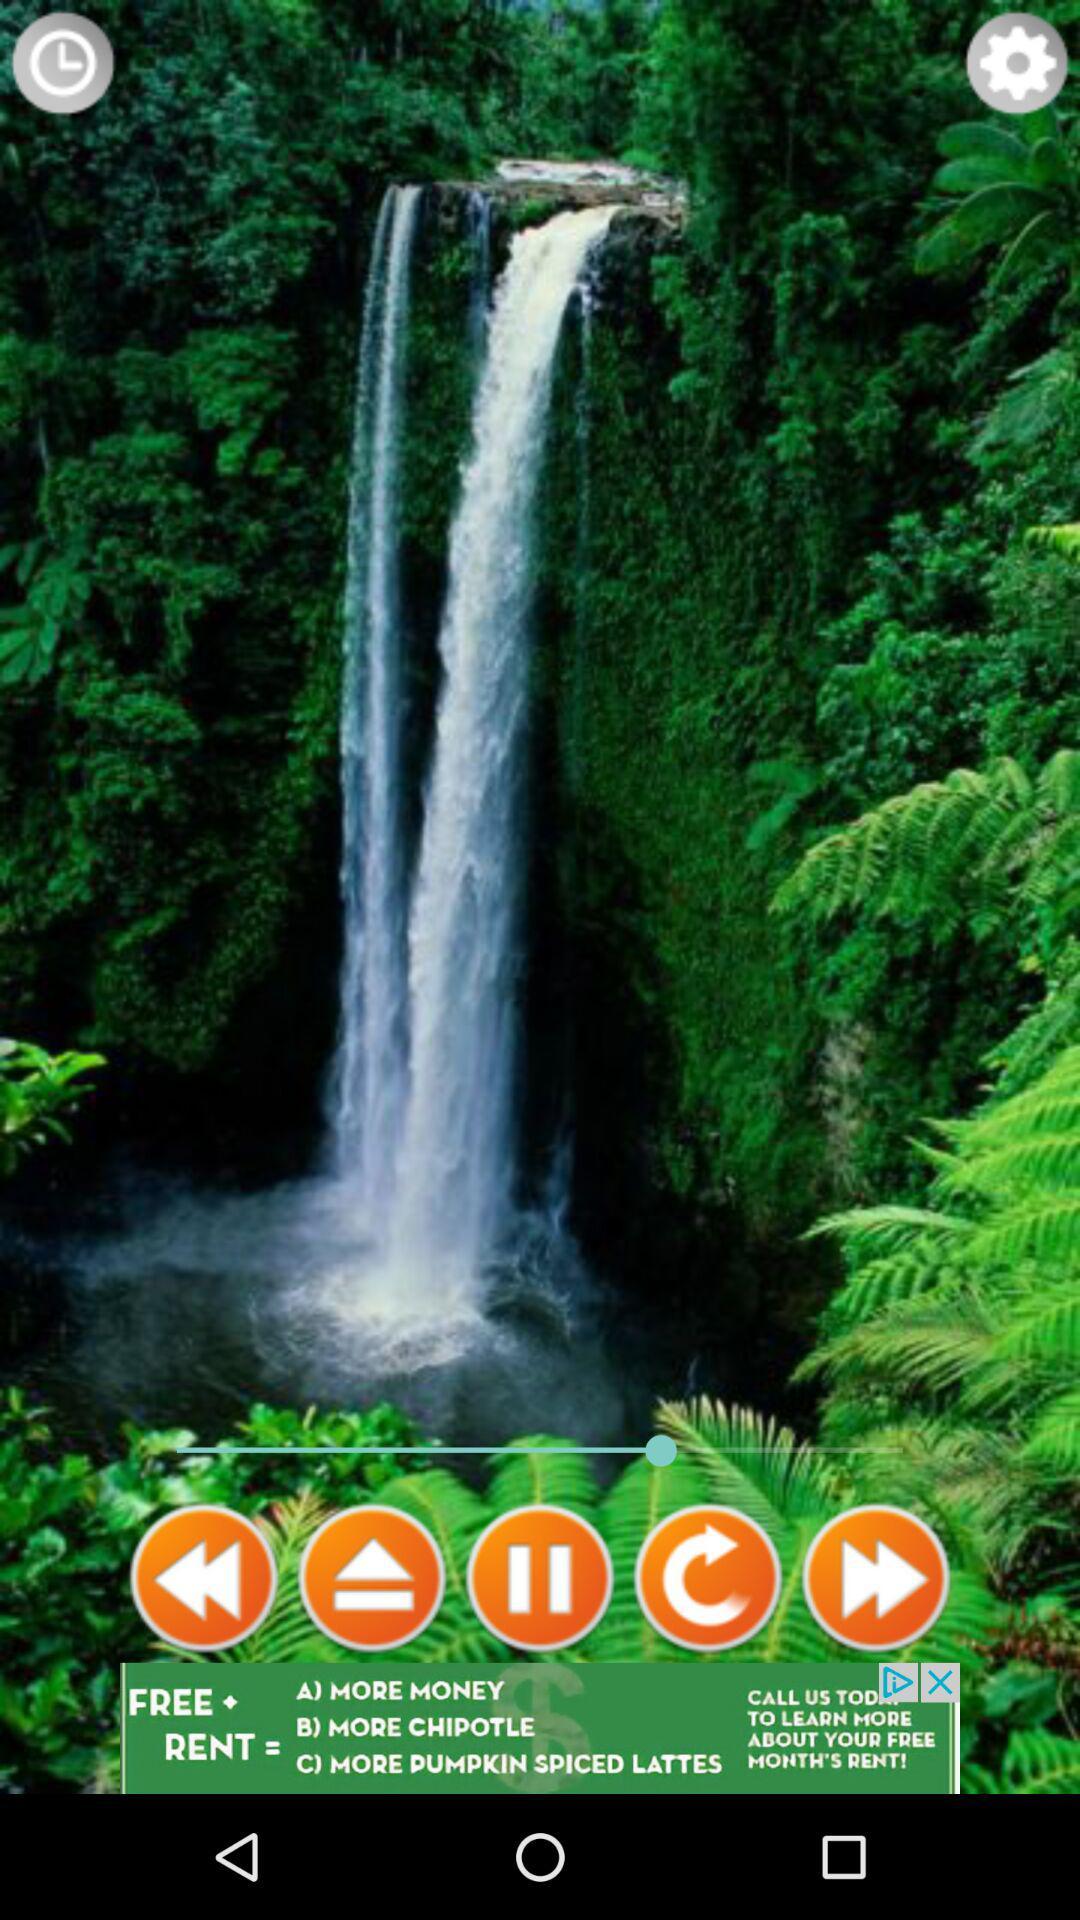  Describe the element at coordinates (540, 1577) in the screenshot. I see `pause audio` at that location.